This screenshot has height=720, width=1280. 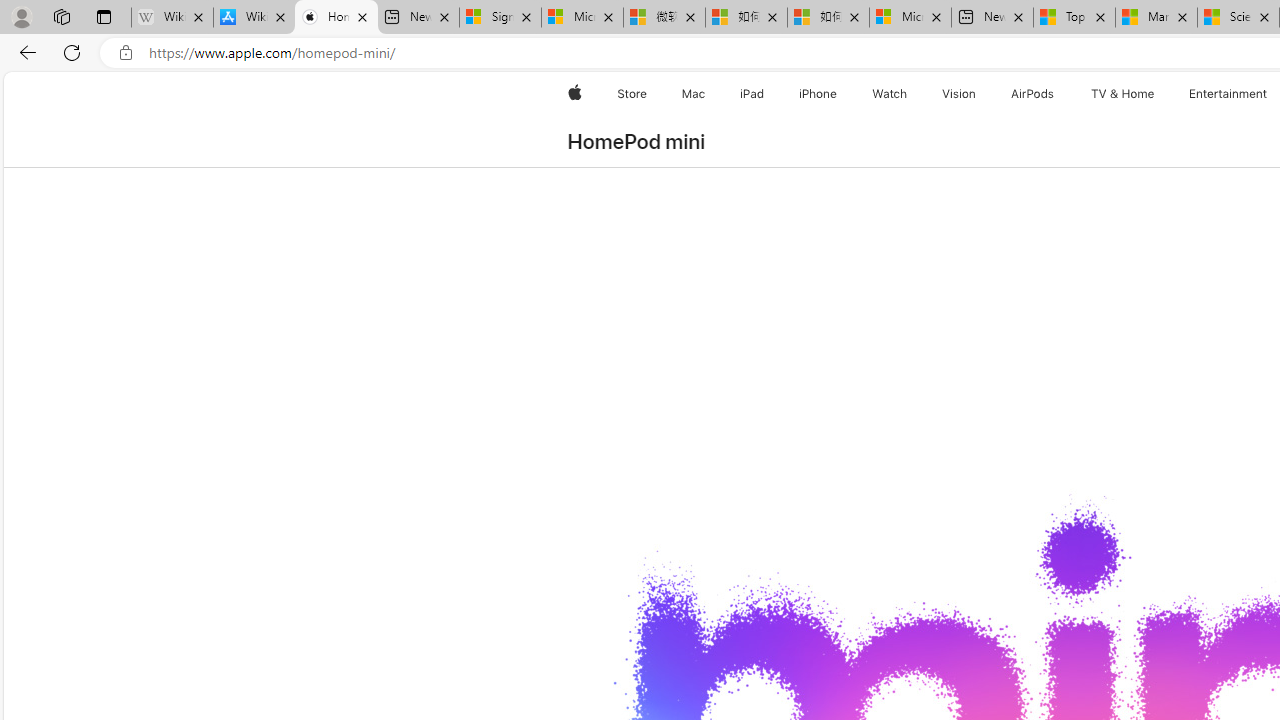 What do you see at coordinates (635, 141) in the screenshot?
I see `'HomePod mini'` at bounding box center [635, 141].